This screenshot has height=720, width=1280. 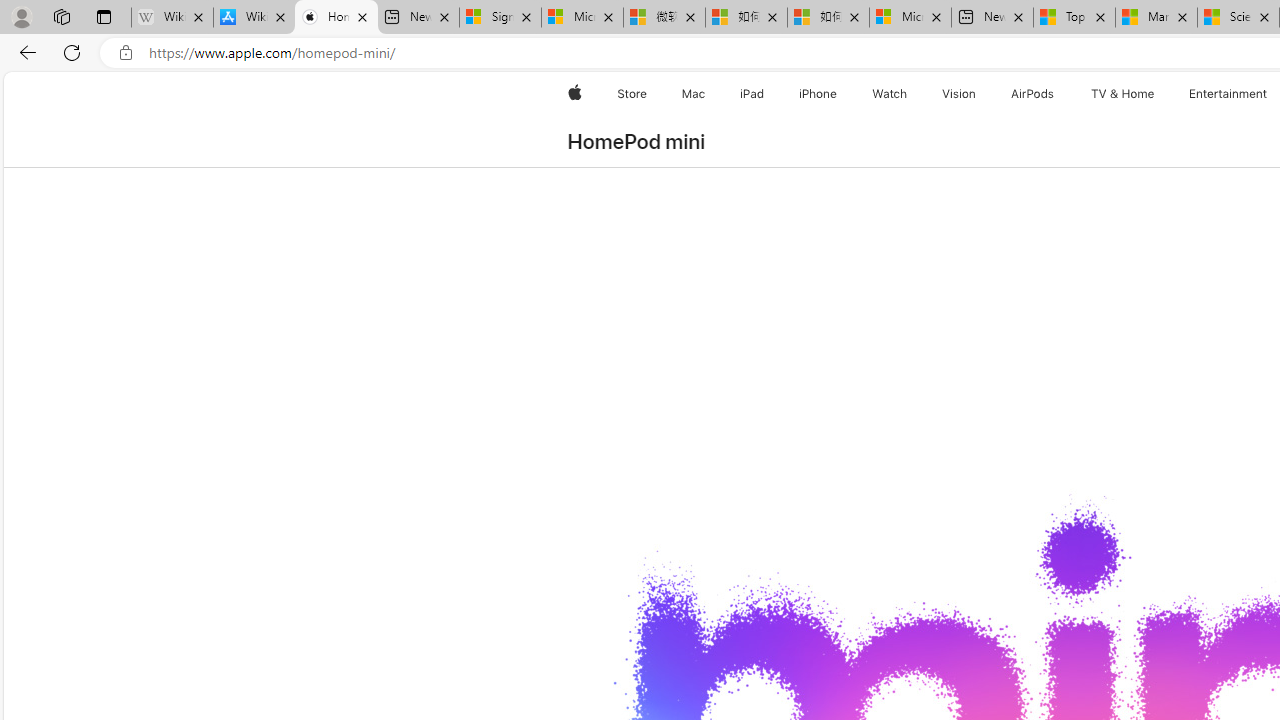 What do you see at coordinates (635, 141) in the screenshot?
I see `'HomePod mini'` at bounding box center [635, 141].